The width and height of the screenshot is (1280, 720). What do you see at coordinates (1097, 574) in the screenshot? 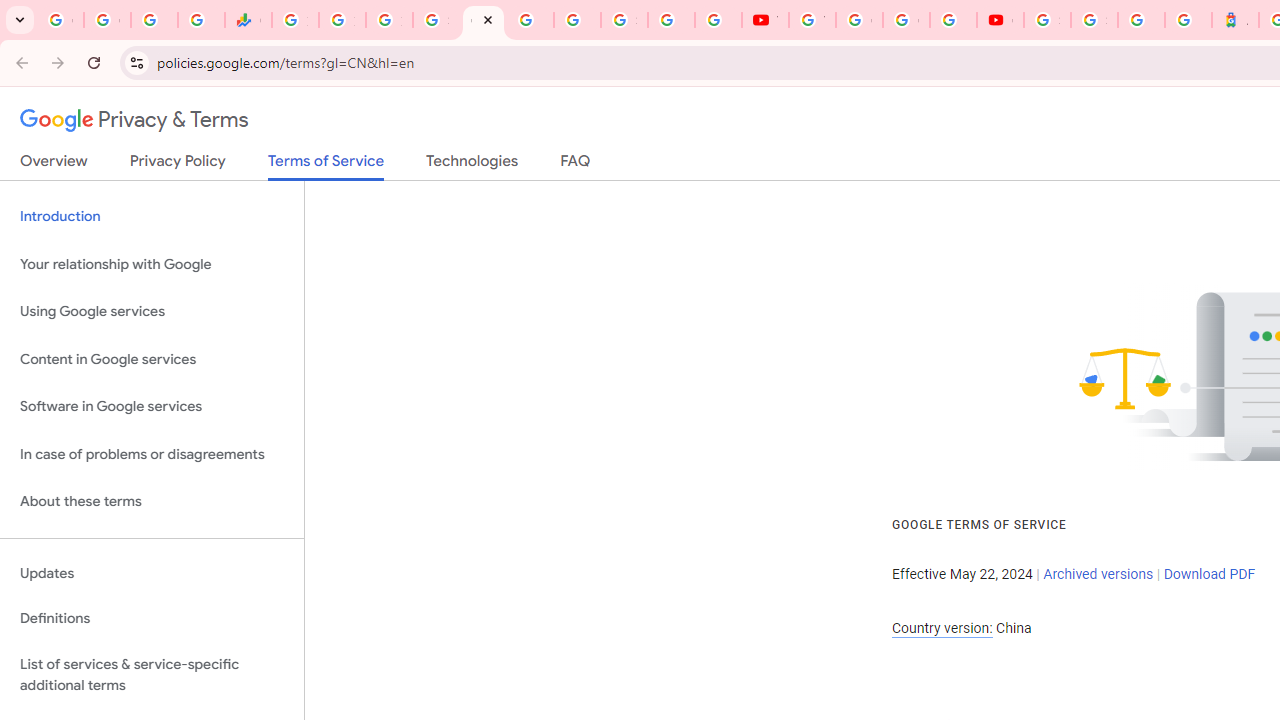
I see `'Archived versions'` at bounding box center [1097, 574].